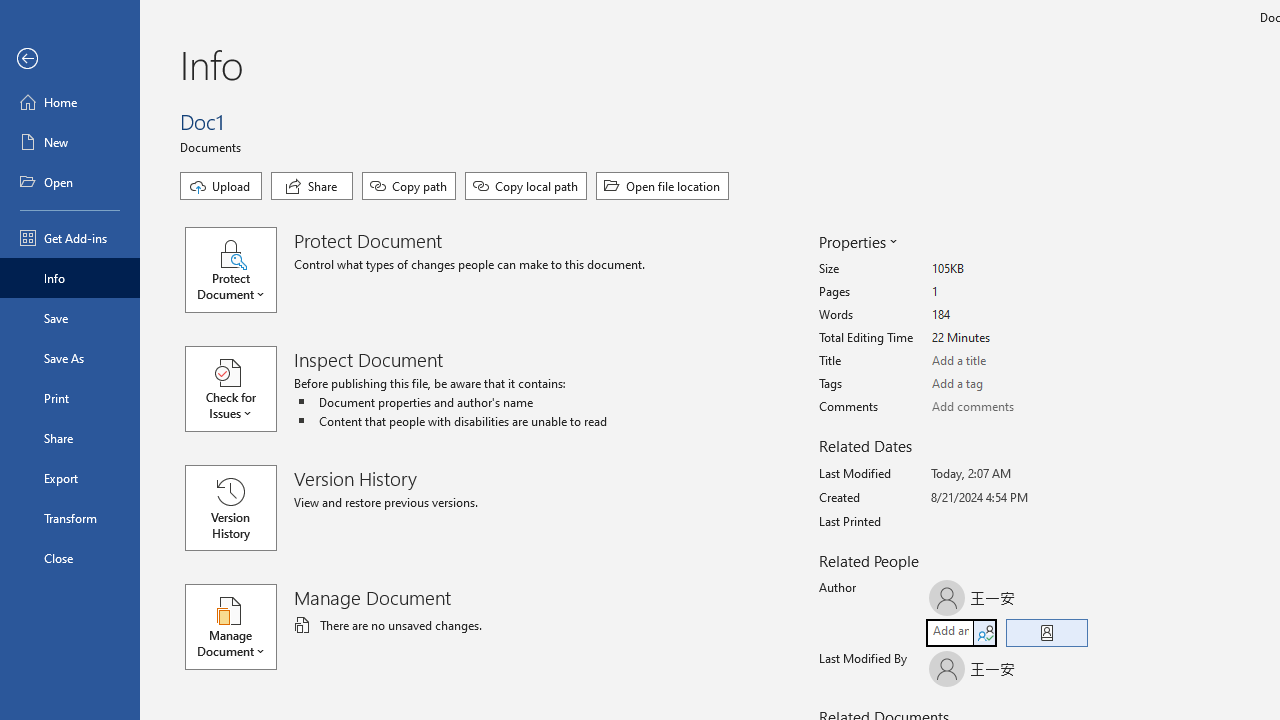 This screenshot has width=1280, height=720. What do you see at coordinates (69, 478) in the screenshot?
I see `'Export'` at bounding box center [69, 478].